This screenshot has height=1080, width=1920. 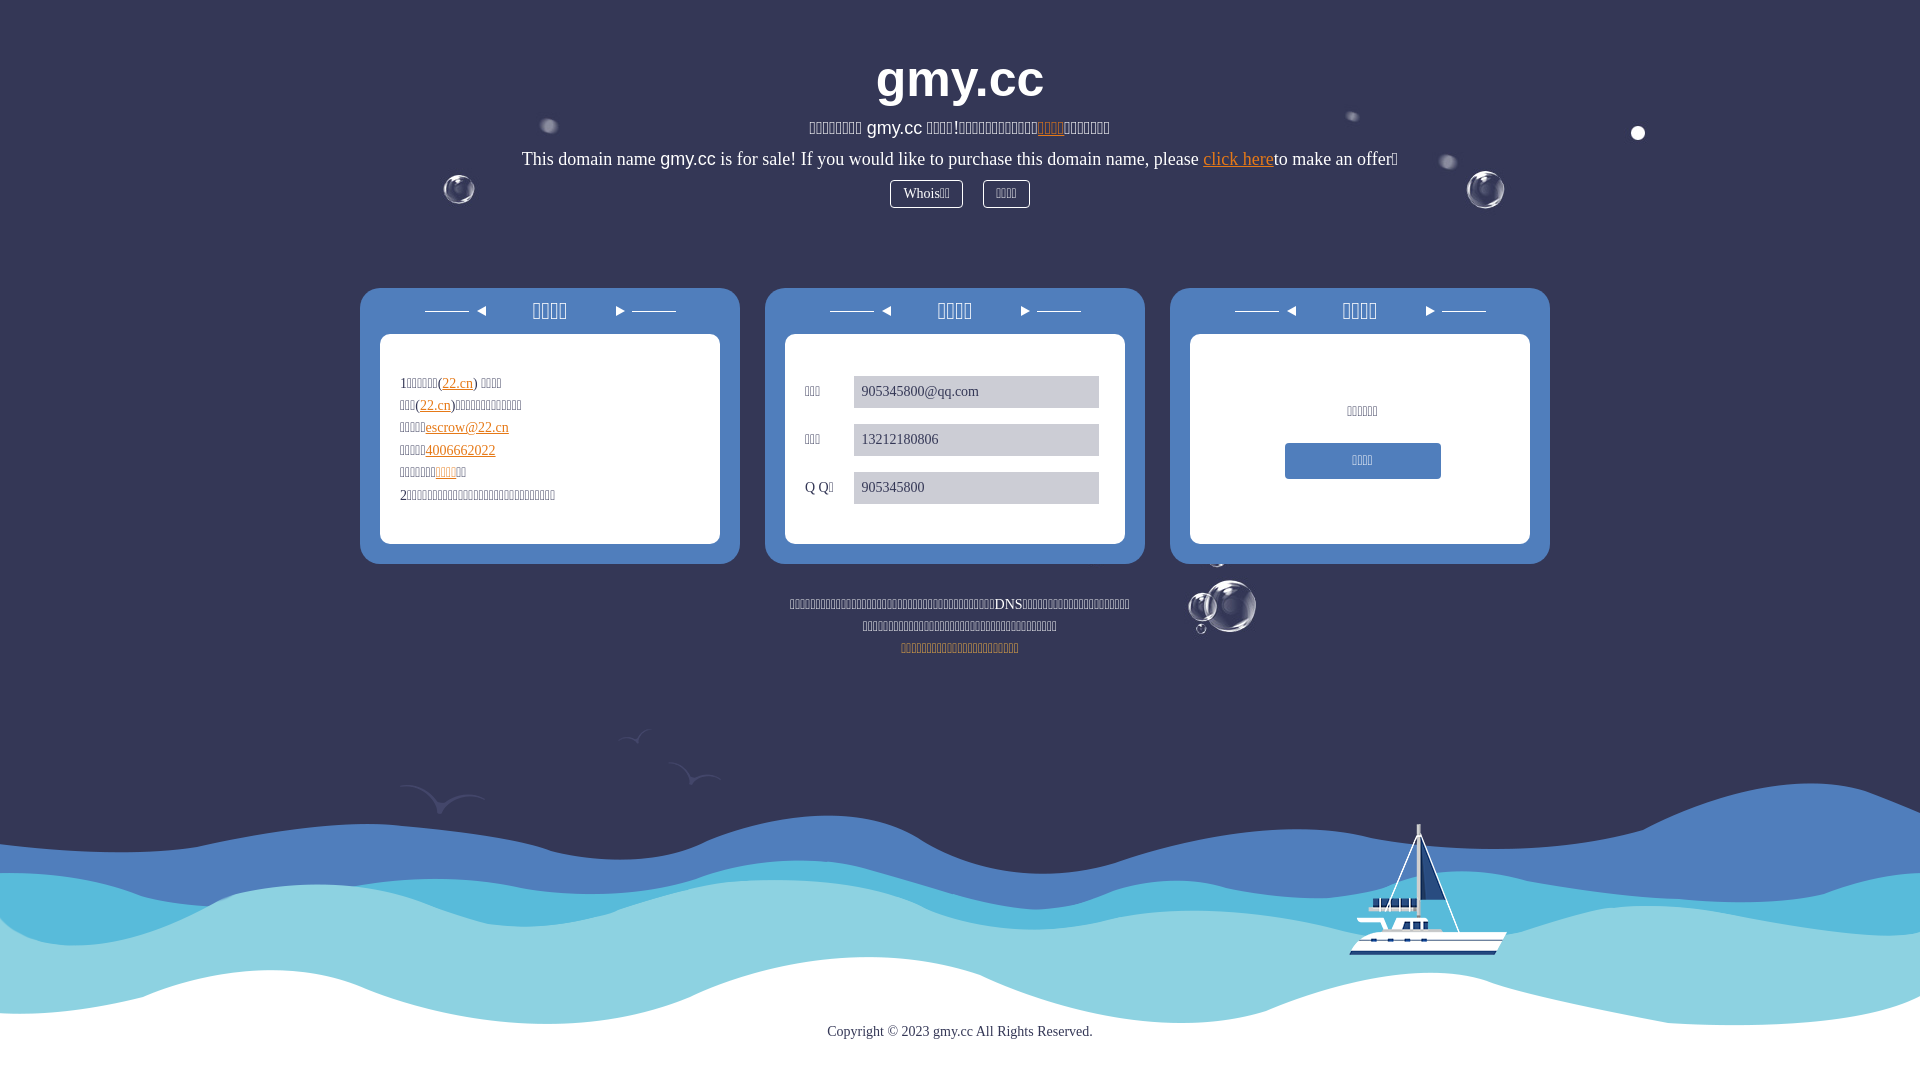 What do you see at coordinates (434, 405) in the screenshot?
I see `'22.cn'` at bounding box center [434, 405].